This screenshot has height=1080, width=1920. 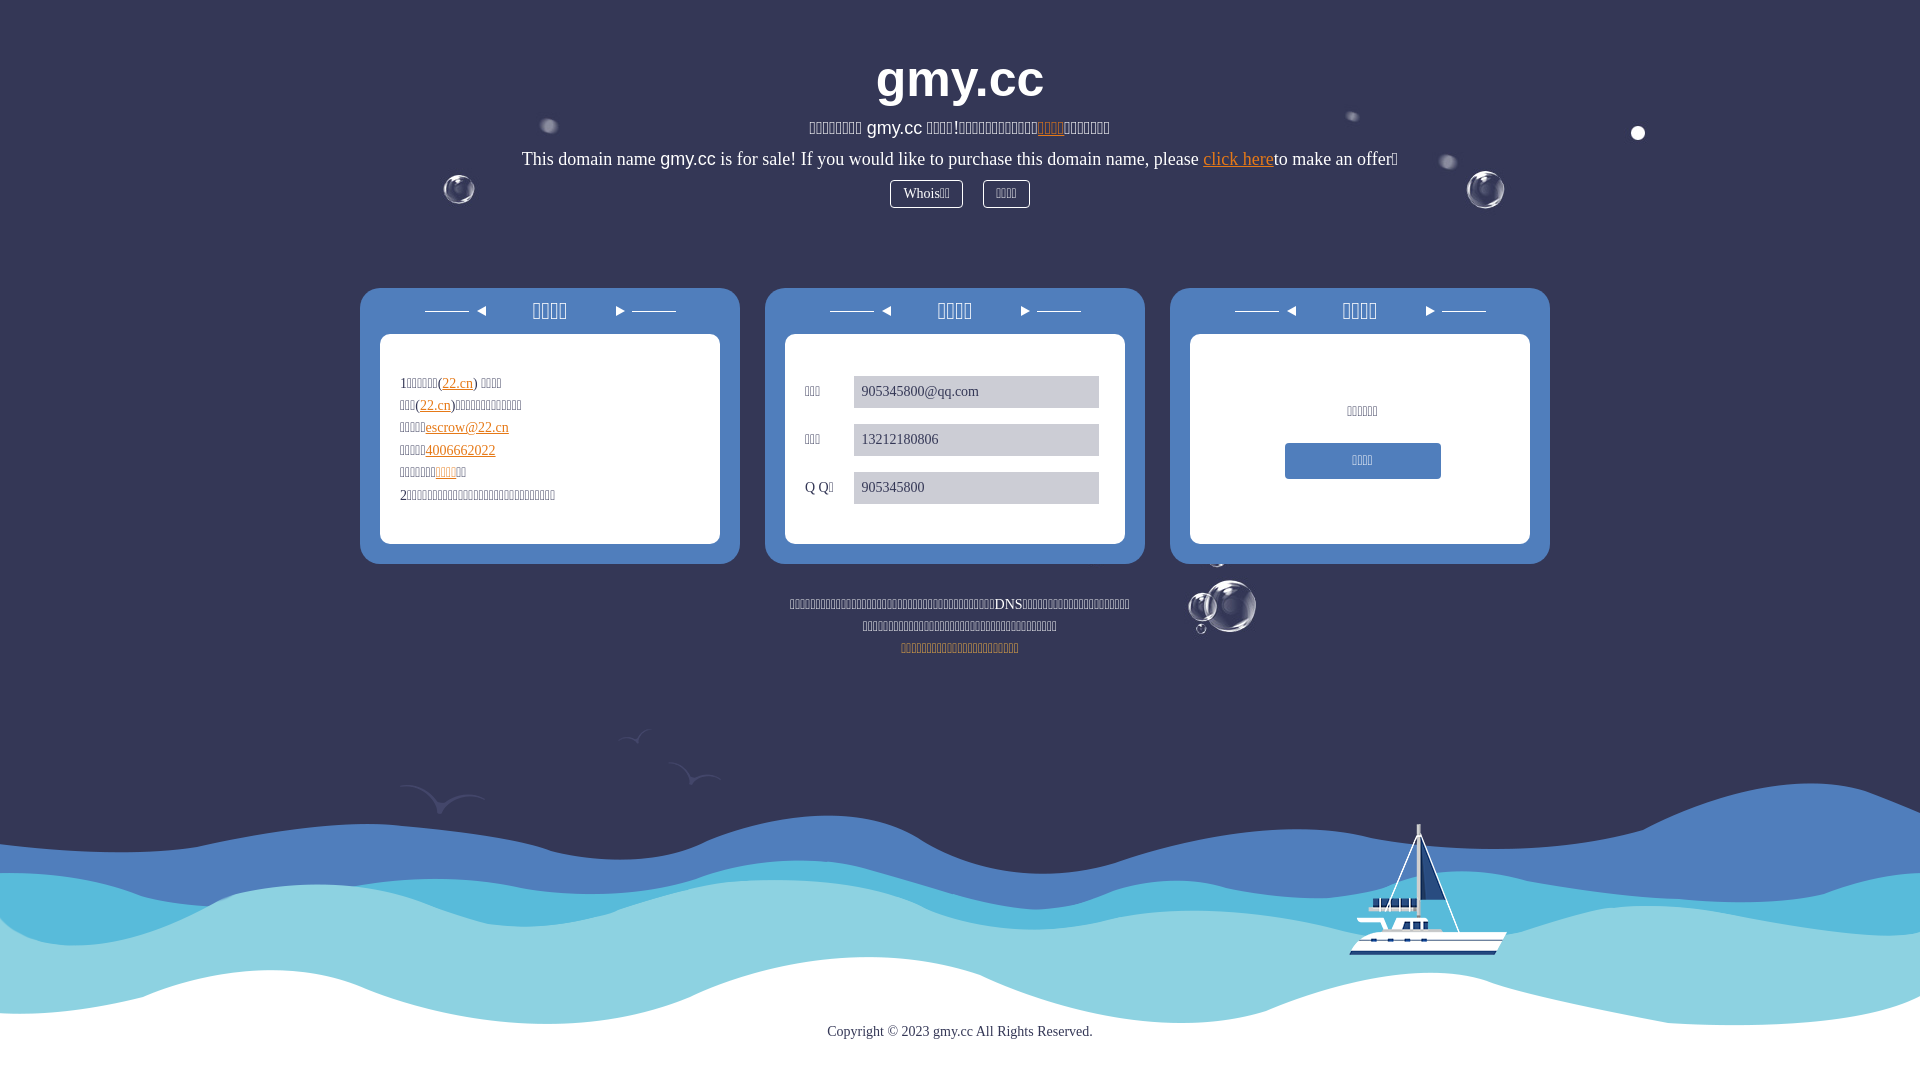 What do you see at coordinates (434, 405) in the screenshot?
I see `'22.cn'` at bounding box center [434, 405].